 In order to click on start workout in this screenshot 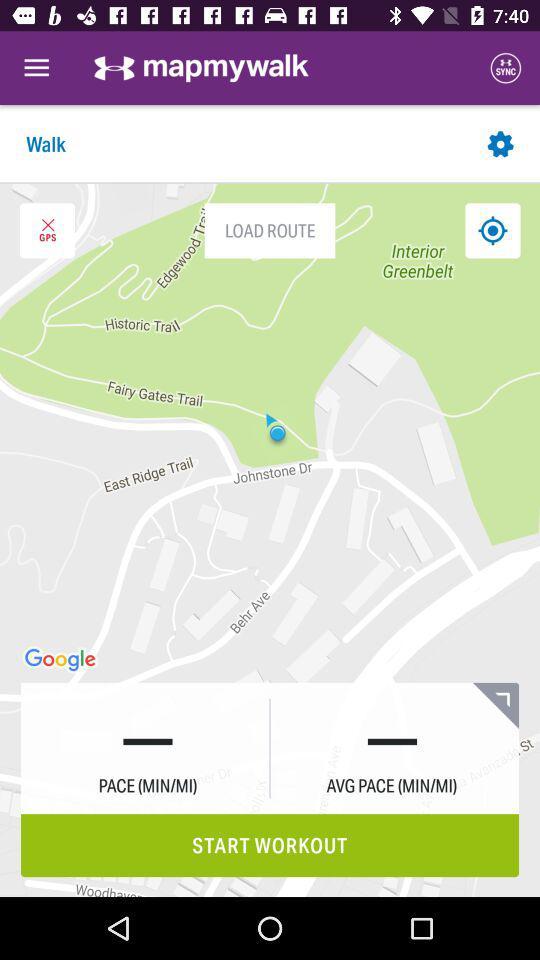, I will do `click(270, 844)`.